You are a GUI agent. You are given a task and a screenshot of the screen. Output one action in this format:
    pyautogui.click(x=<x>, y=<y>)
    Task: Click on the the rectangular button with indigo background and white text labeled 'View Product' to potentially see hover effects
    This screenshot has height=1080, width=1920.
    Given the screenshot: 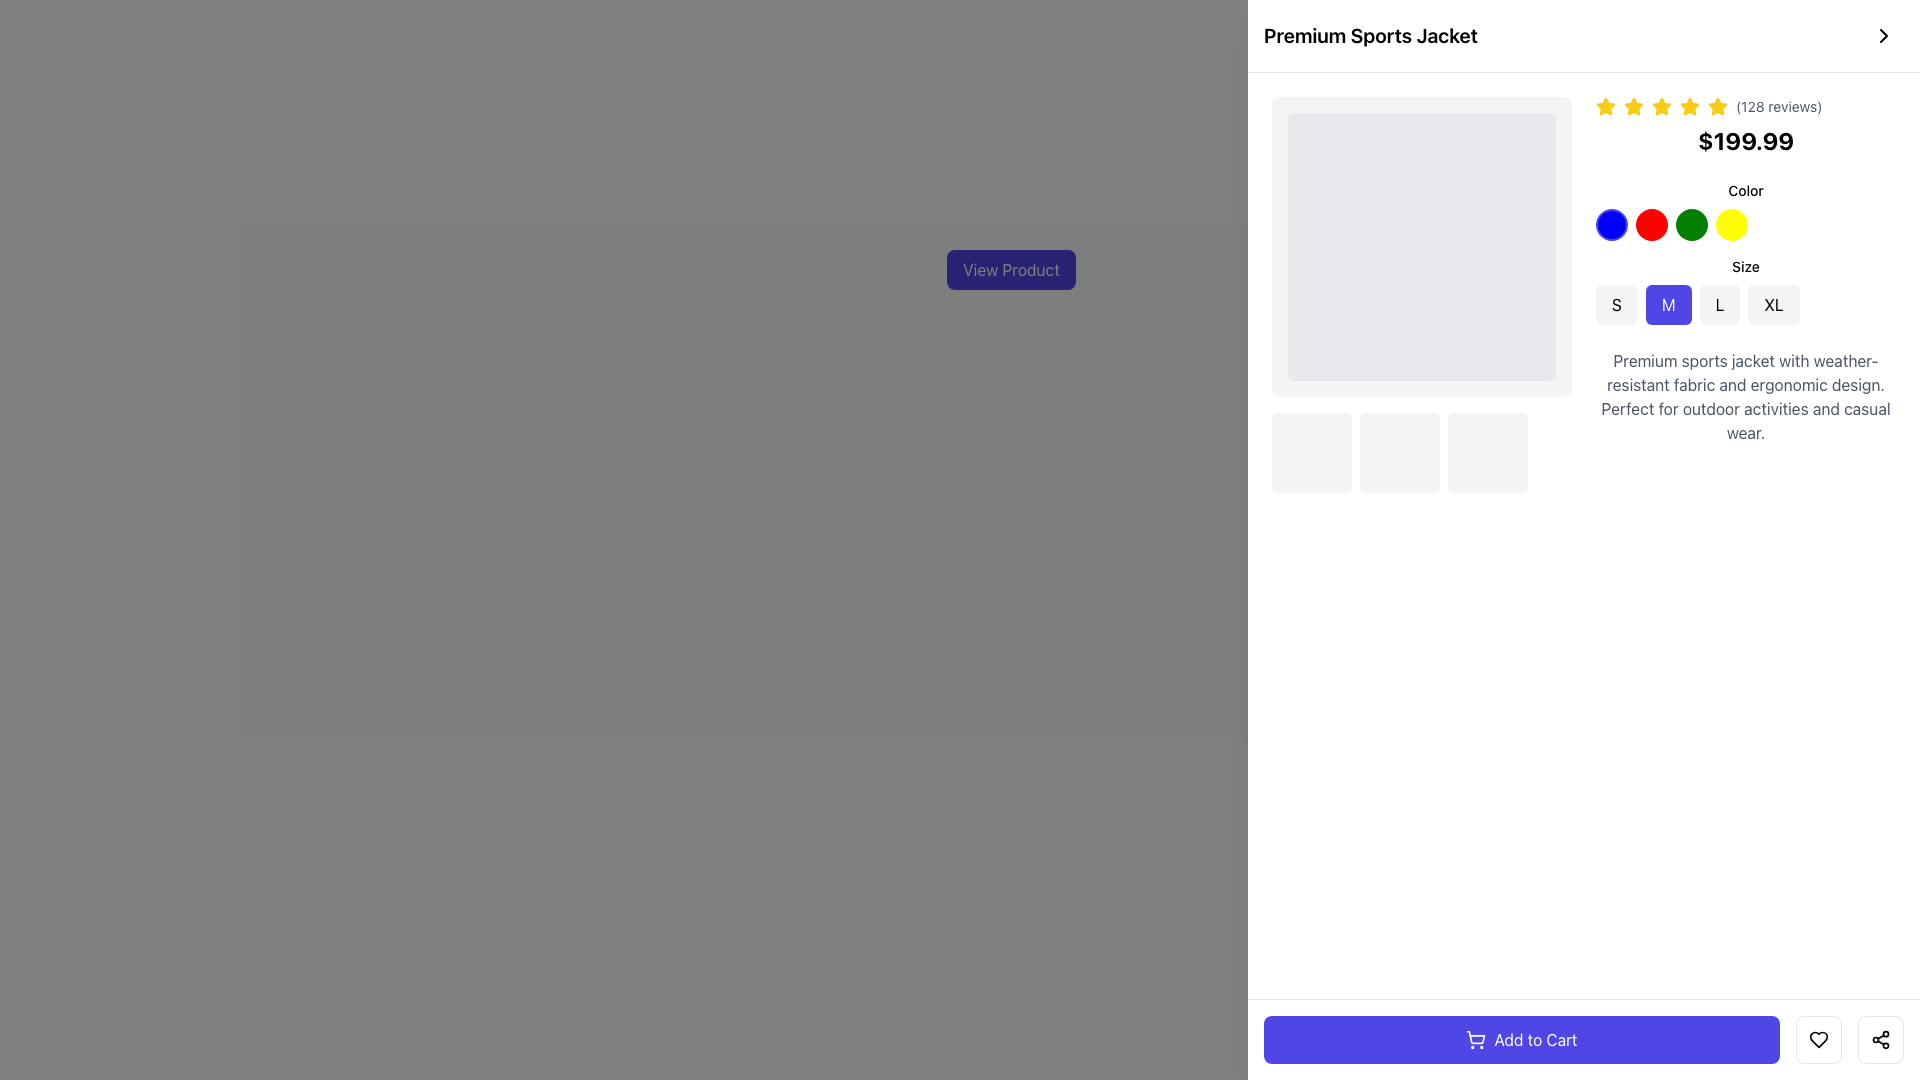 What is the action you would take?
    pyautogui.click(x=1011, y=270)
    